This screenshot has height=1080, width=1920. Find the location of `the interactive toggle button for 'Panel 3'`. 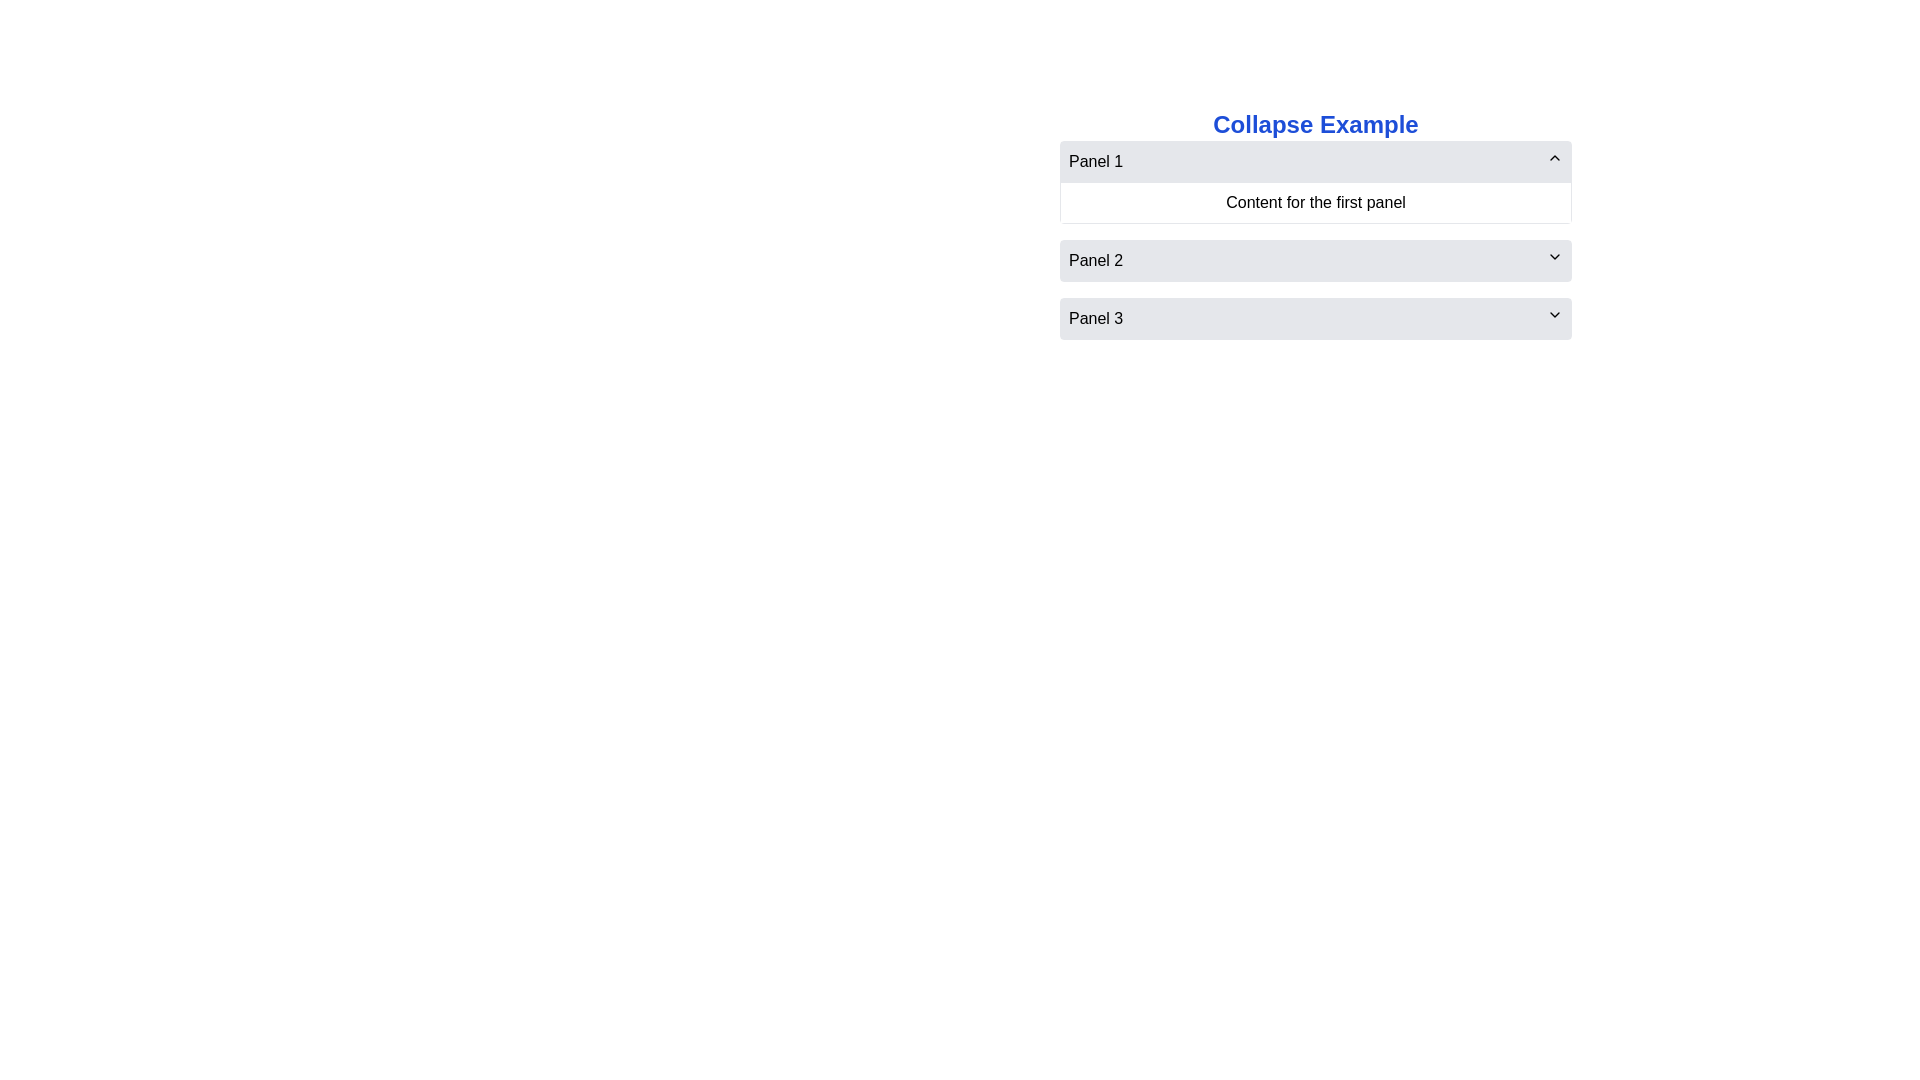

the interactive toggle button for 'Panel 3' is located at coordinates (1315, 318).